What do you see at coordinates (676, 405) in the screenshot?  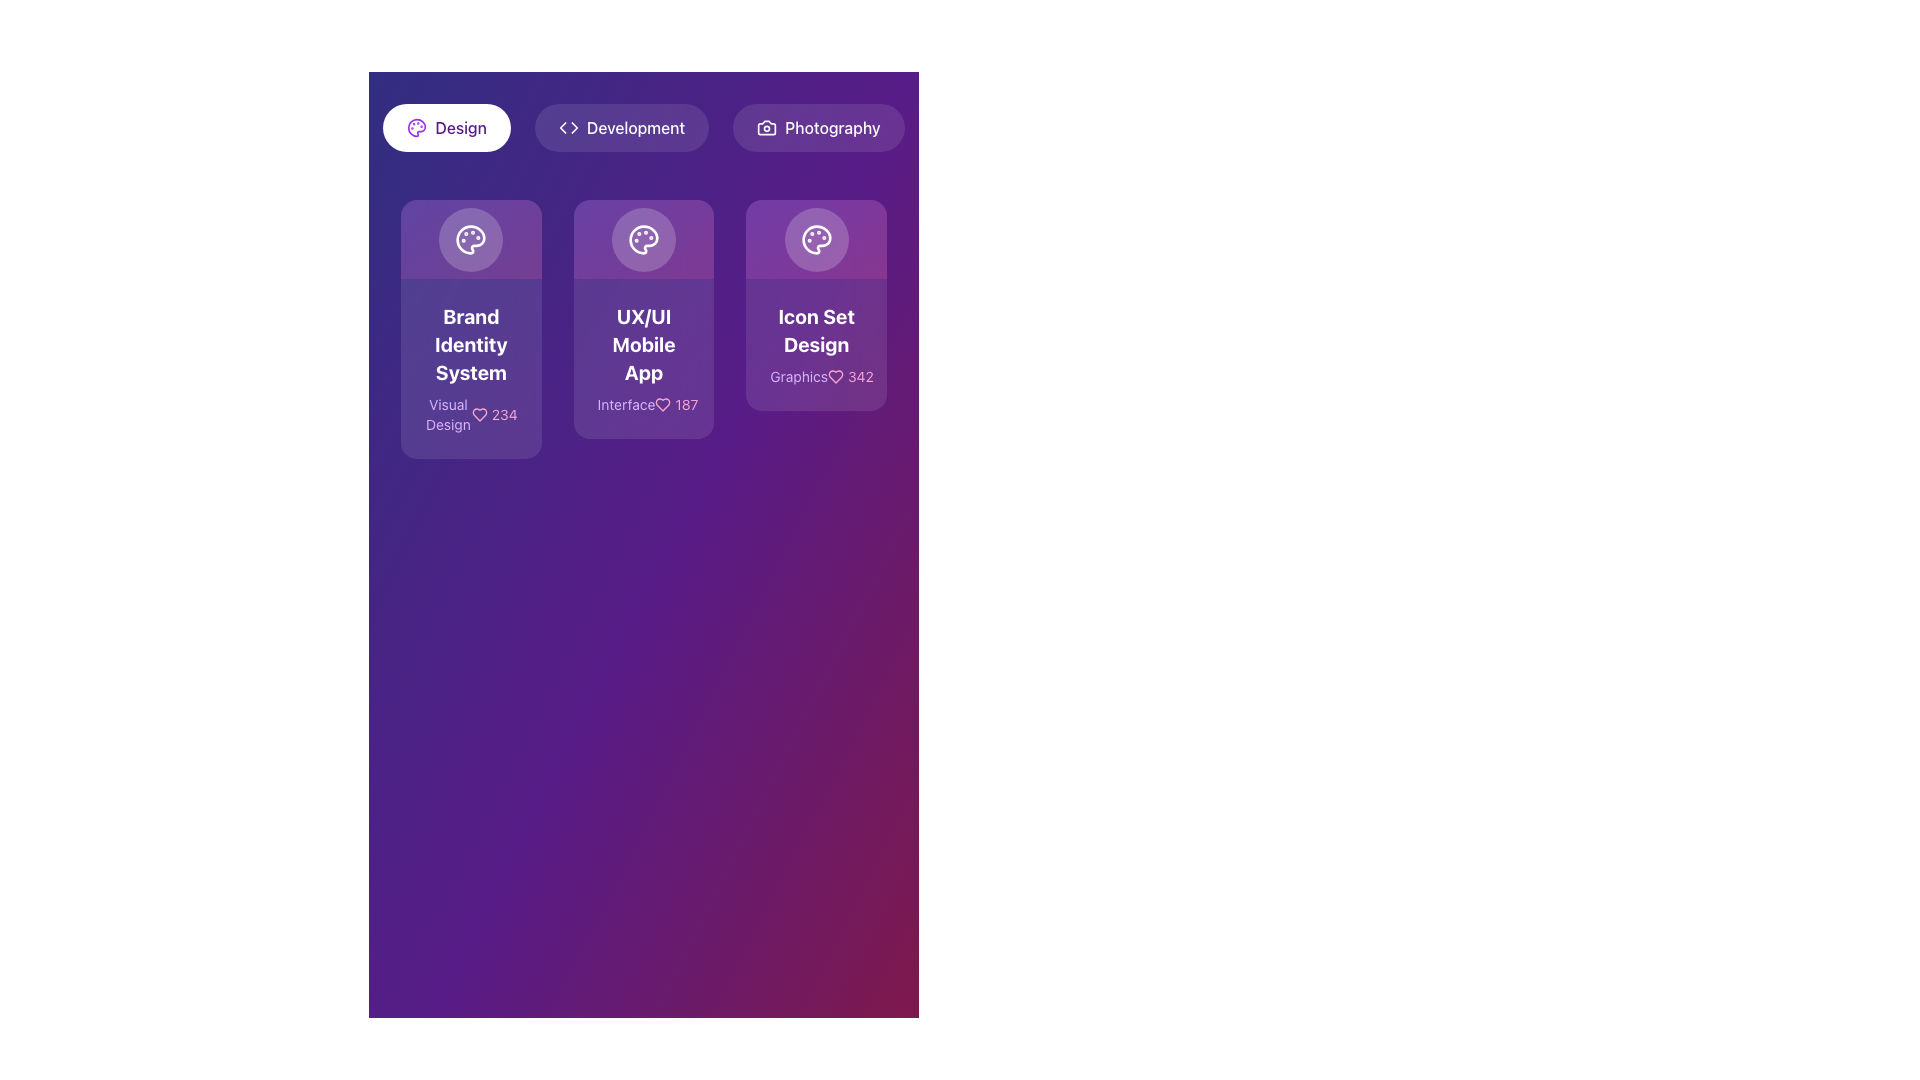 I see `the text label with an icon indicating numerical metrics, located in the second card from the left in the grid layout, near the bottom-right corner just below the title 'Interface'` at bounding box center [676, 405].